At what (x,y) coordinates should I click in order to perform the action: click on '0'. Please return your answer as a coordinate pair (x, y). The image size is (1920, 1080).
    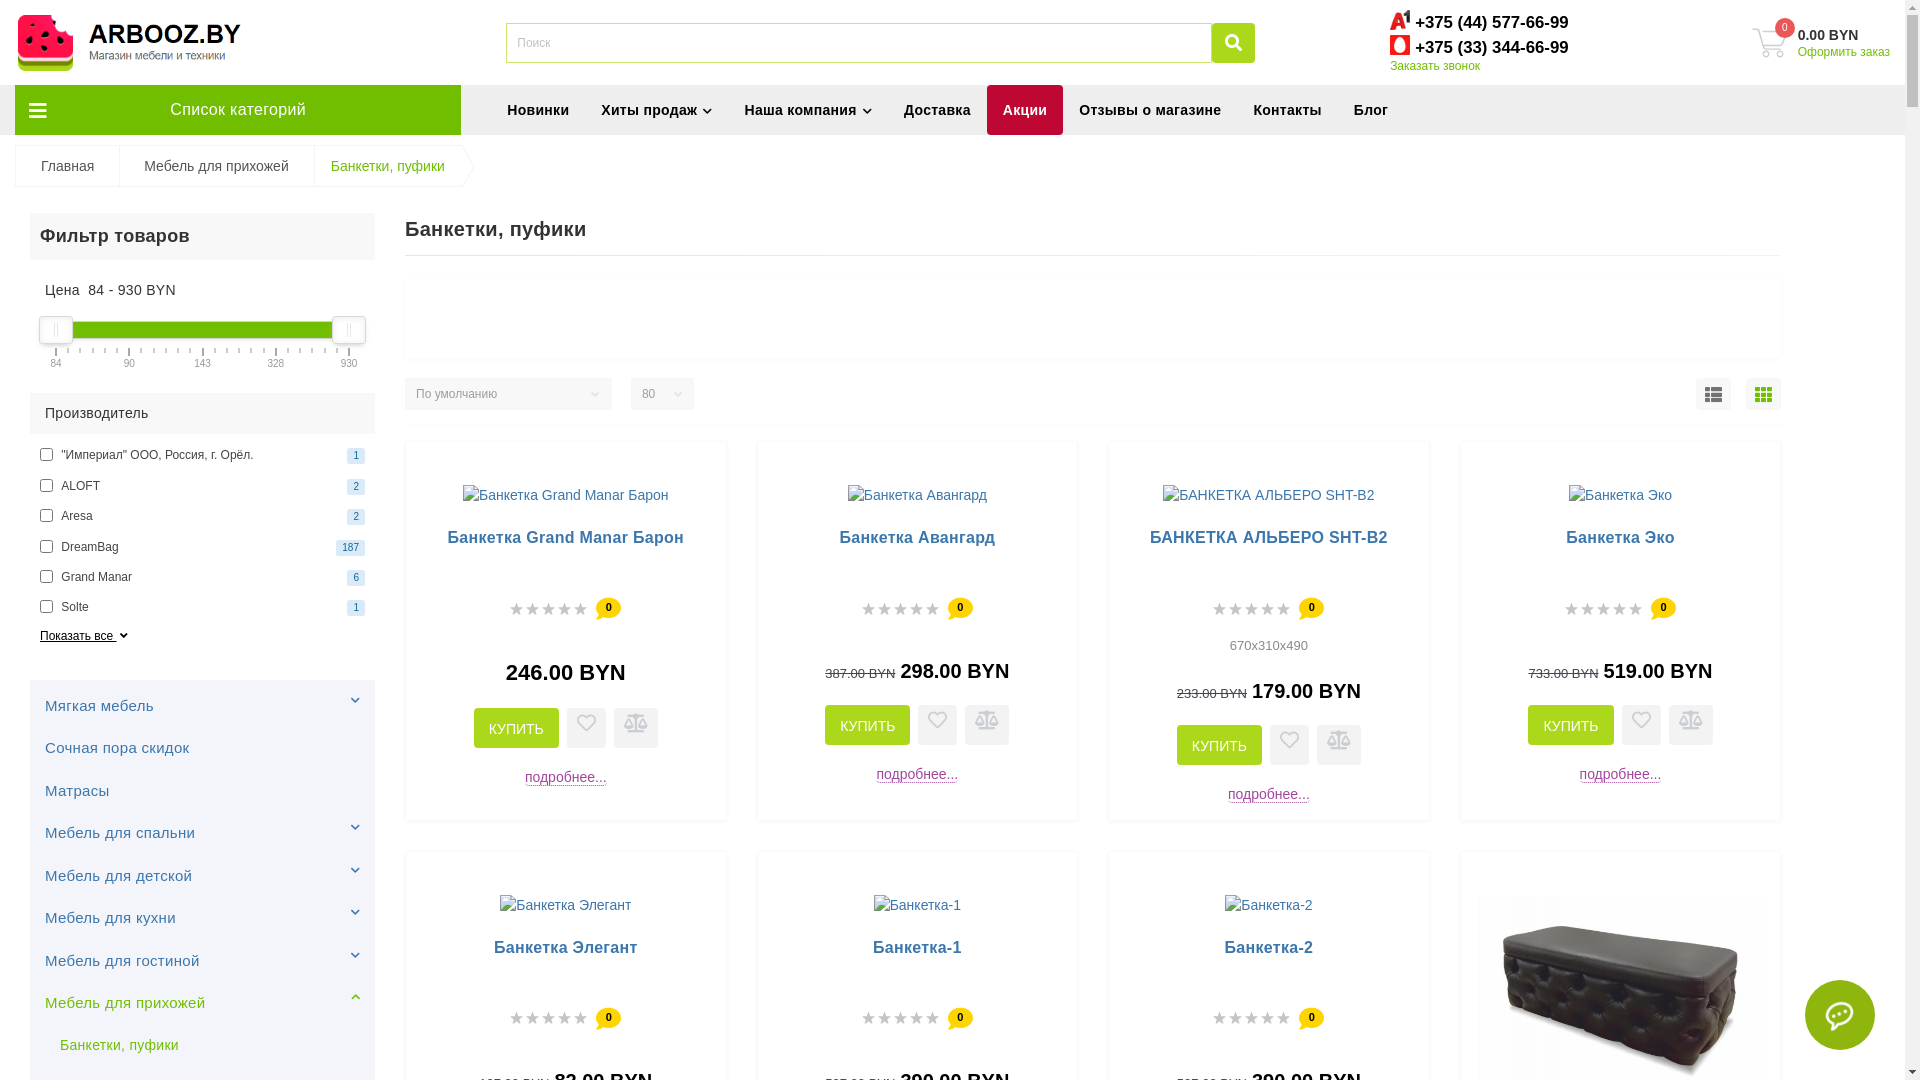
    Looking at the image, I should click on (1770, 42).